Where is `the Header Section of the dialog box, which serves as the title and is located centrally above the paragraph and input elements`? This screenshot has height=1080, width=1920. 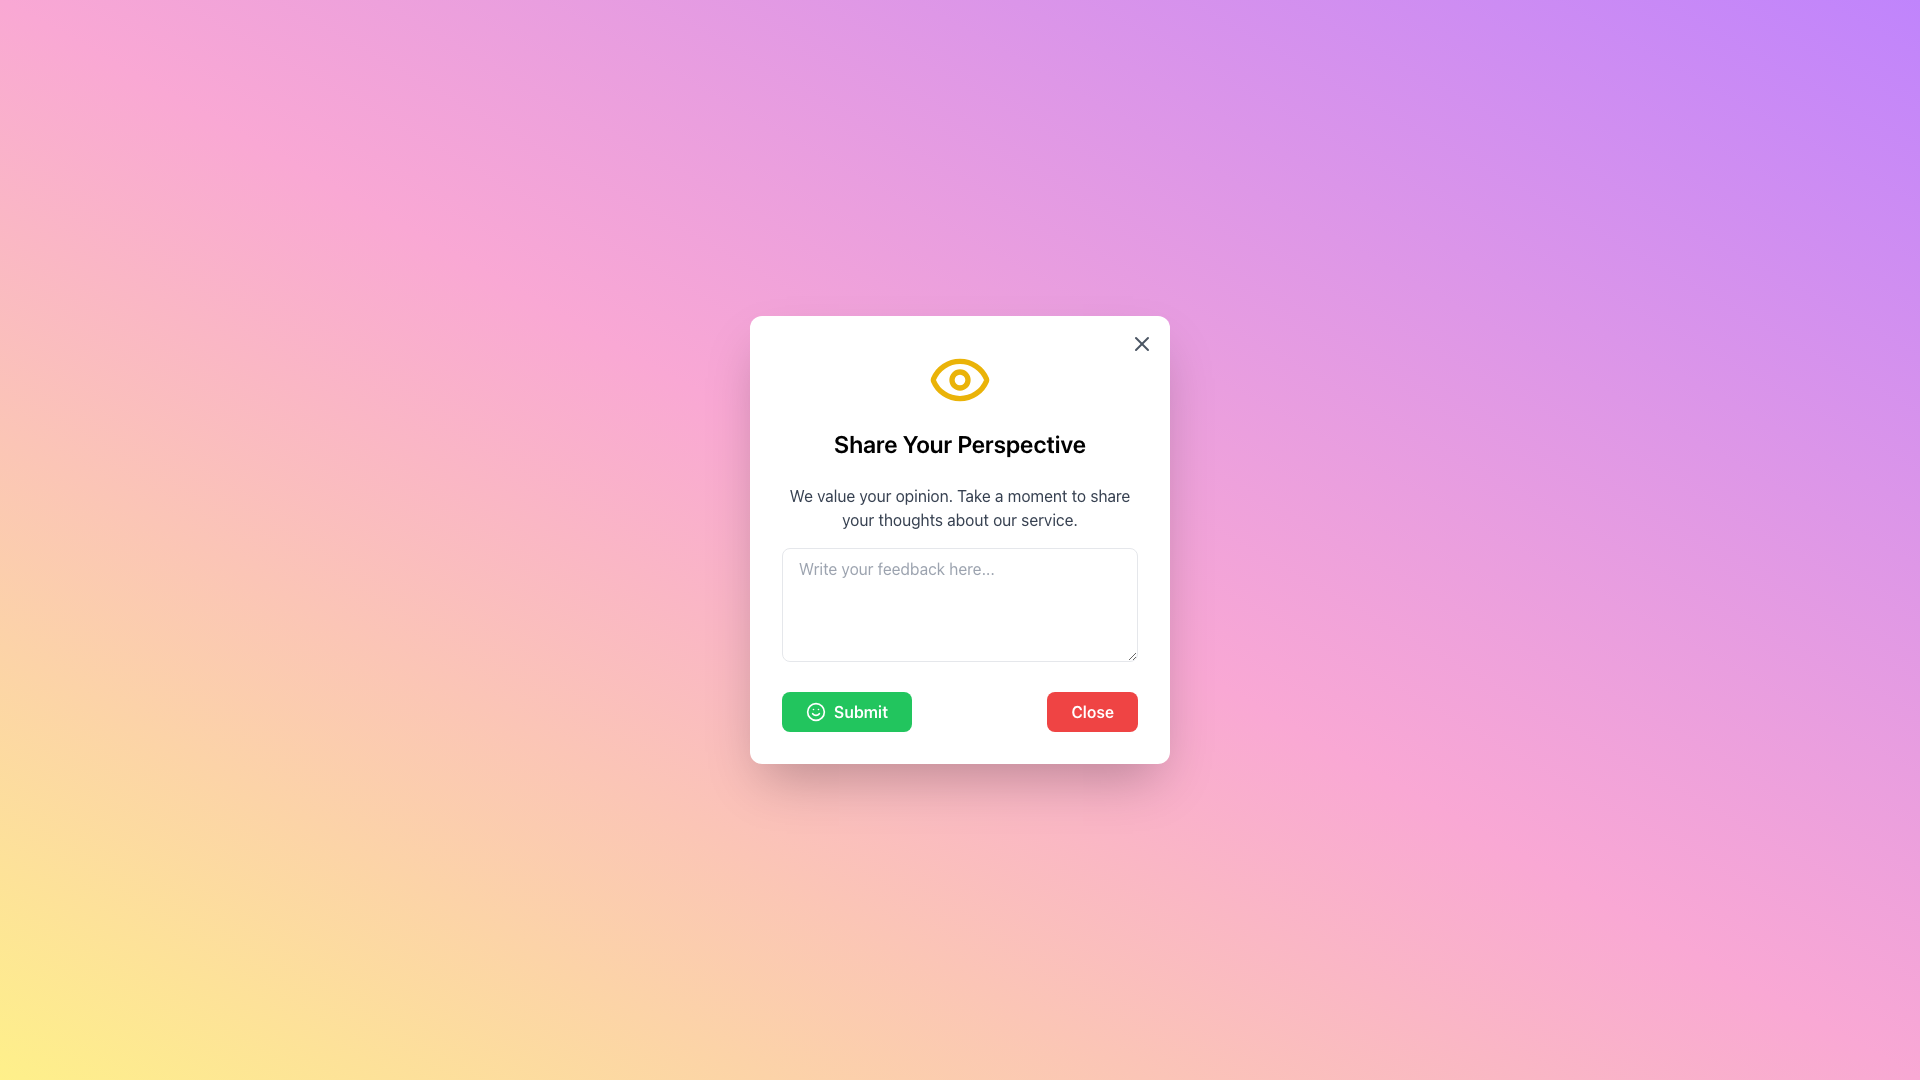 the Header Section of the dialog box, which serves as the title and is located centrally above the paragraph and input elements is located at coordinates (960, 404).